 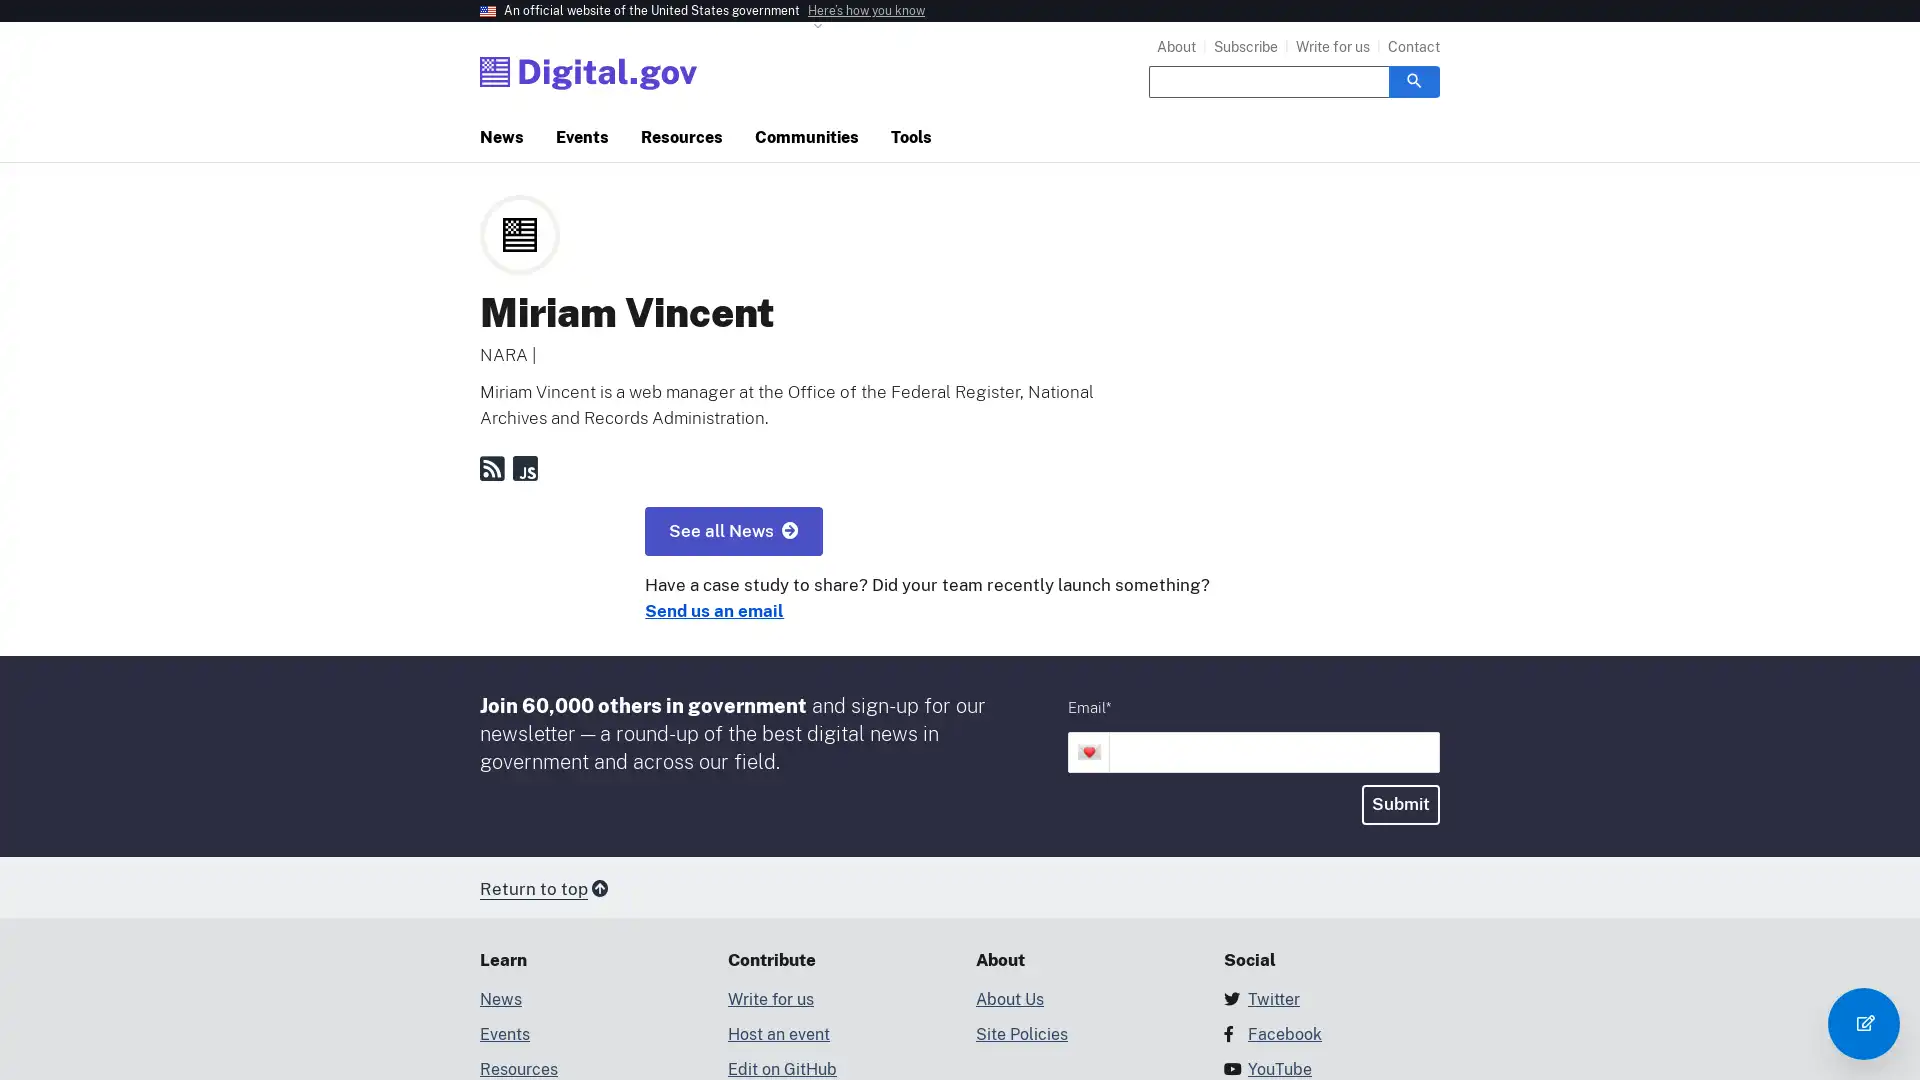 I want to click on Heres how you know, so click(x=866, y=11).